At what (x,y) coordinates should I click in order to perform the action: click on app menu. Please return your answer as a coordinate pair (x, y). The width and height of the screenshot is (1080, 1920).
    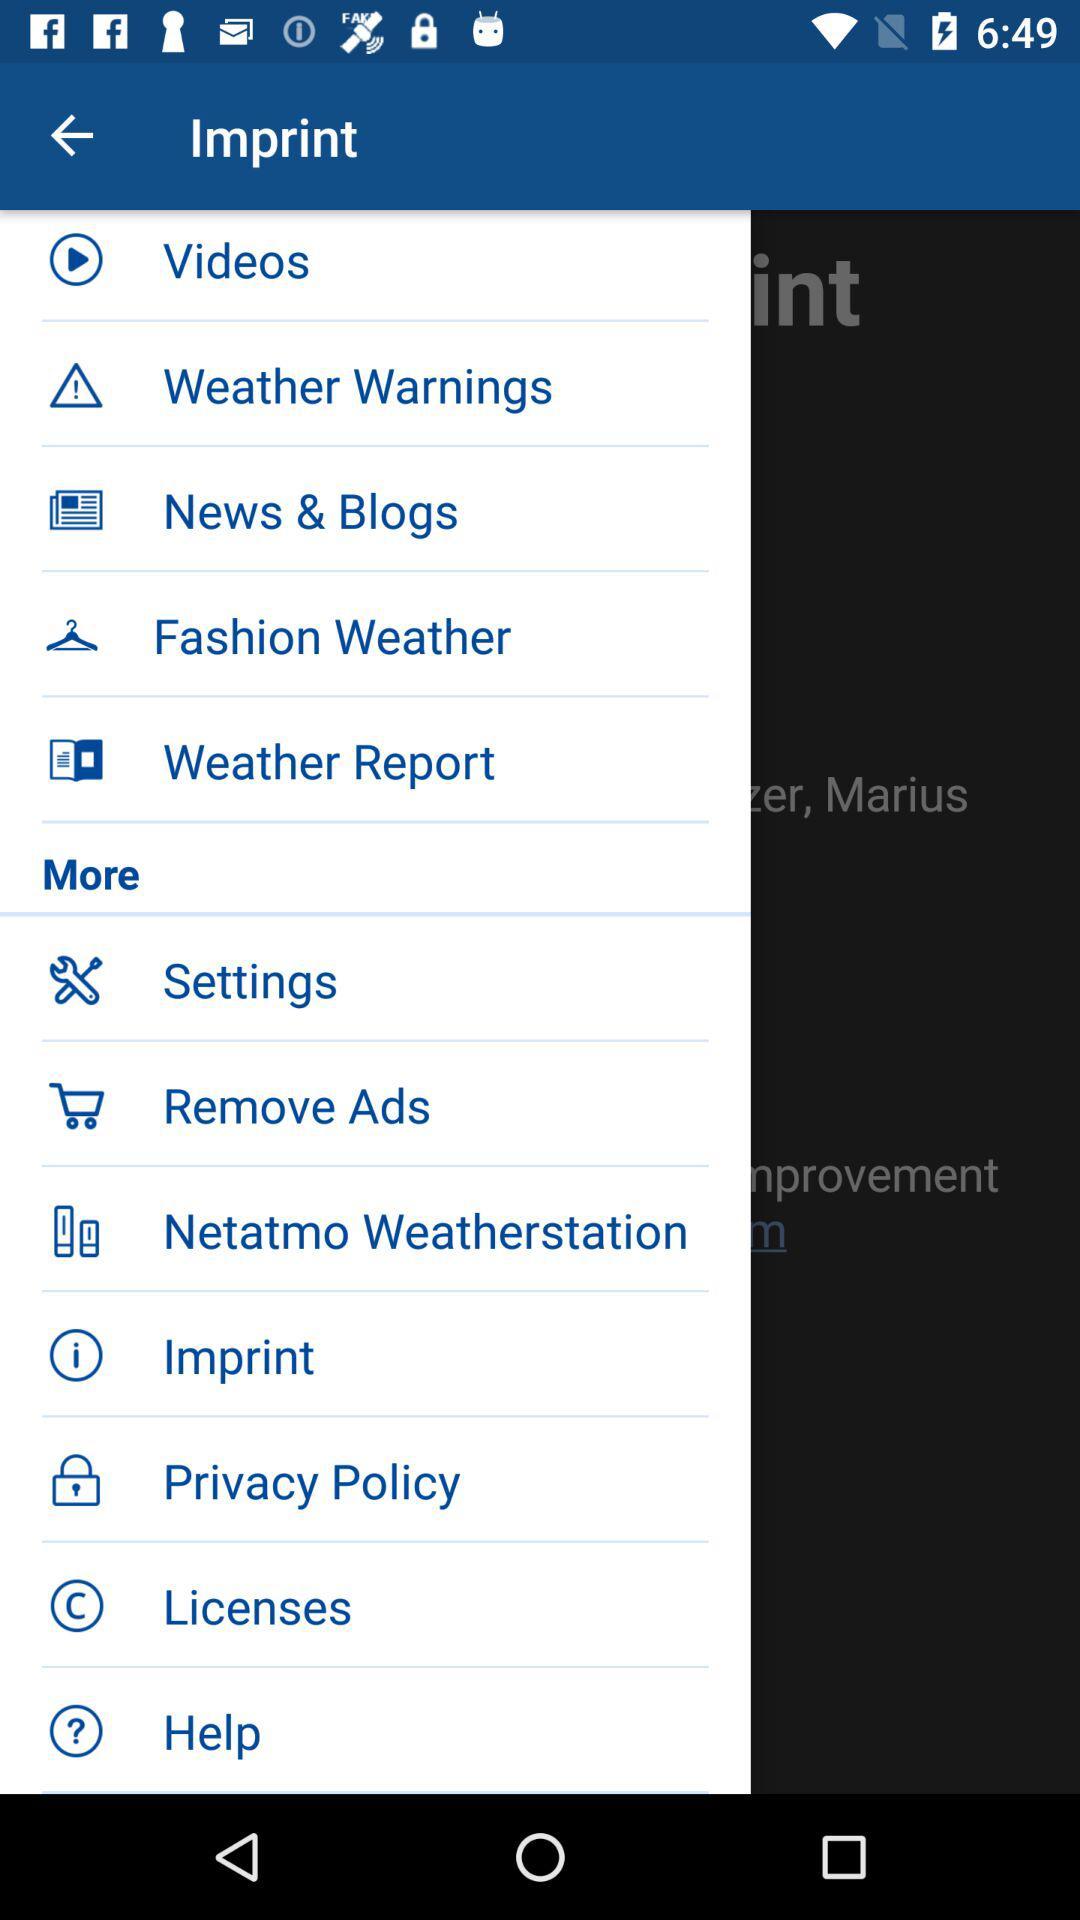
    Looking at the image, I should click on (540, 1002).